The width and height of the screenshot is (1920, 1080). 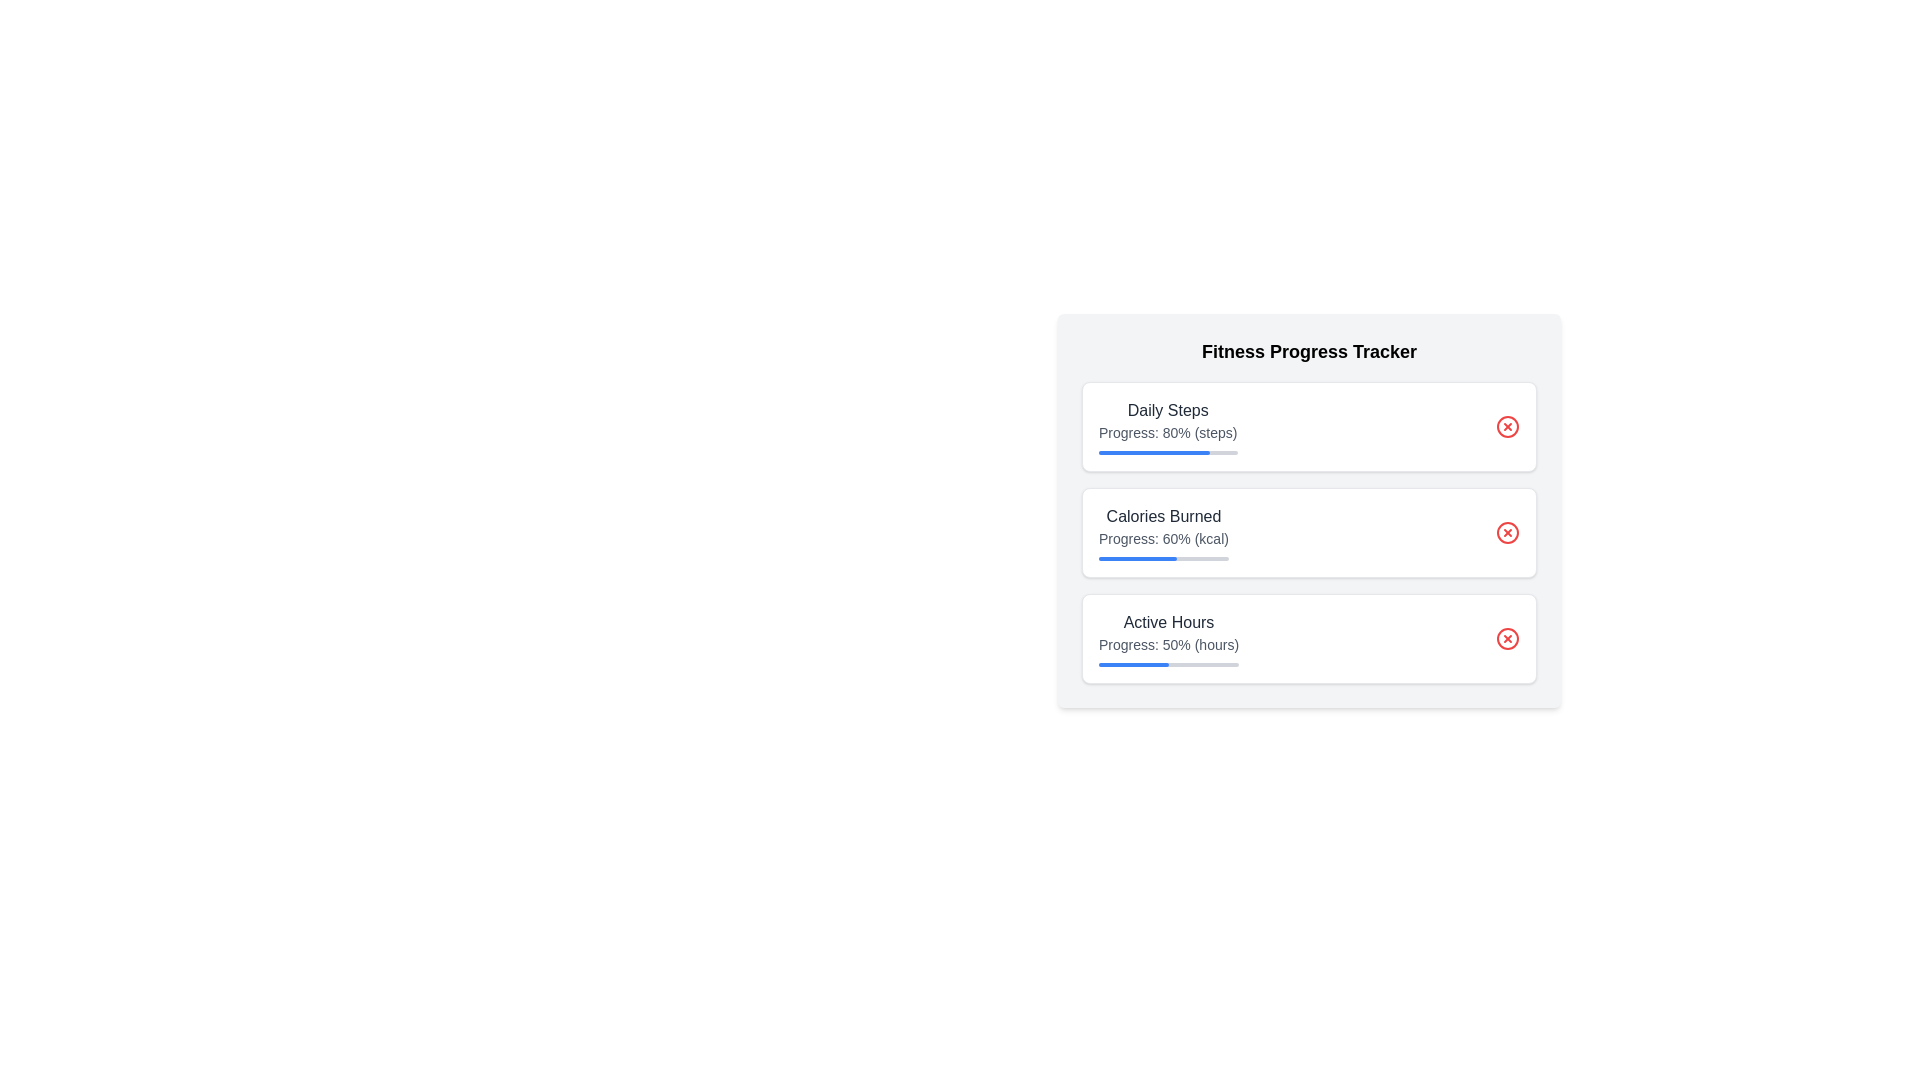 I want to click on the progress visually by interacting with the progress bar component located below the 'Active Hours' label in the 'Fitness Progress Tracker', so click(x=1169, y=664).